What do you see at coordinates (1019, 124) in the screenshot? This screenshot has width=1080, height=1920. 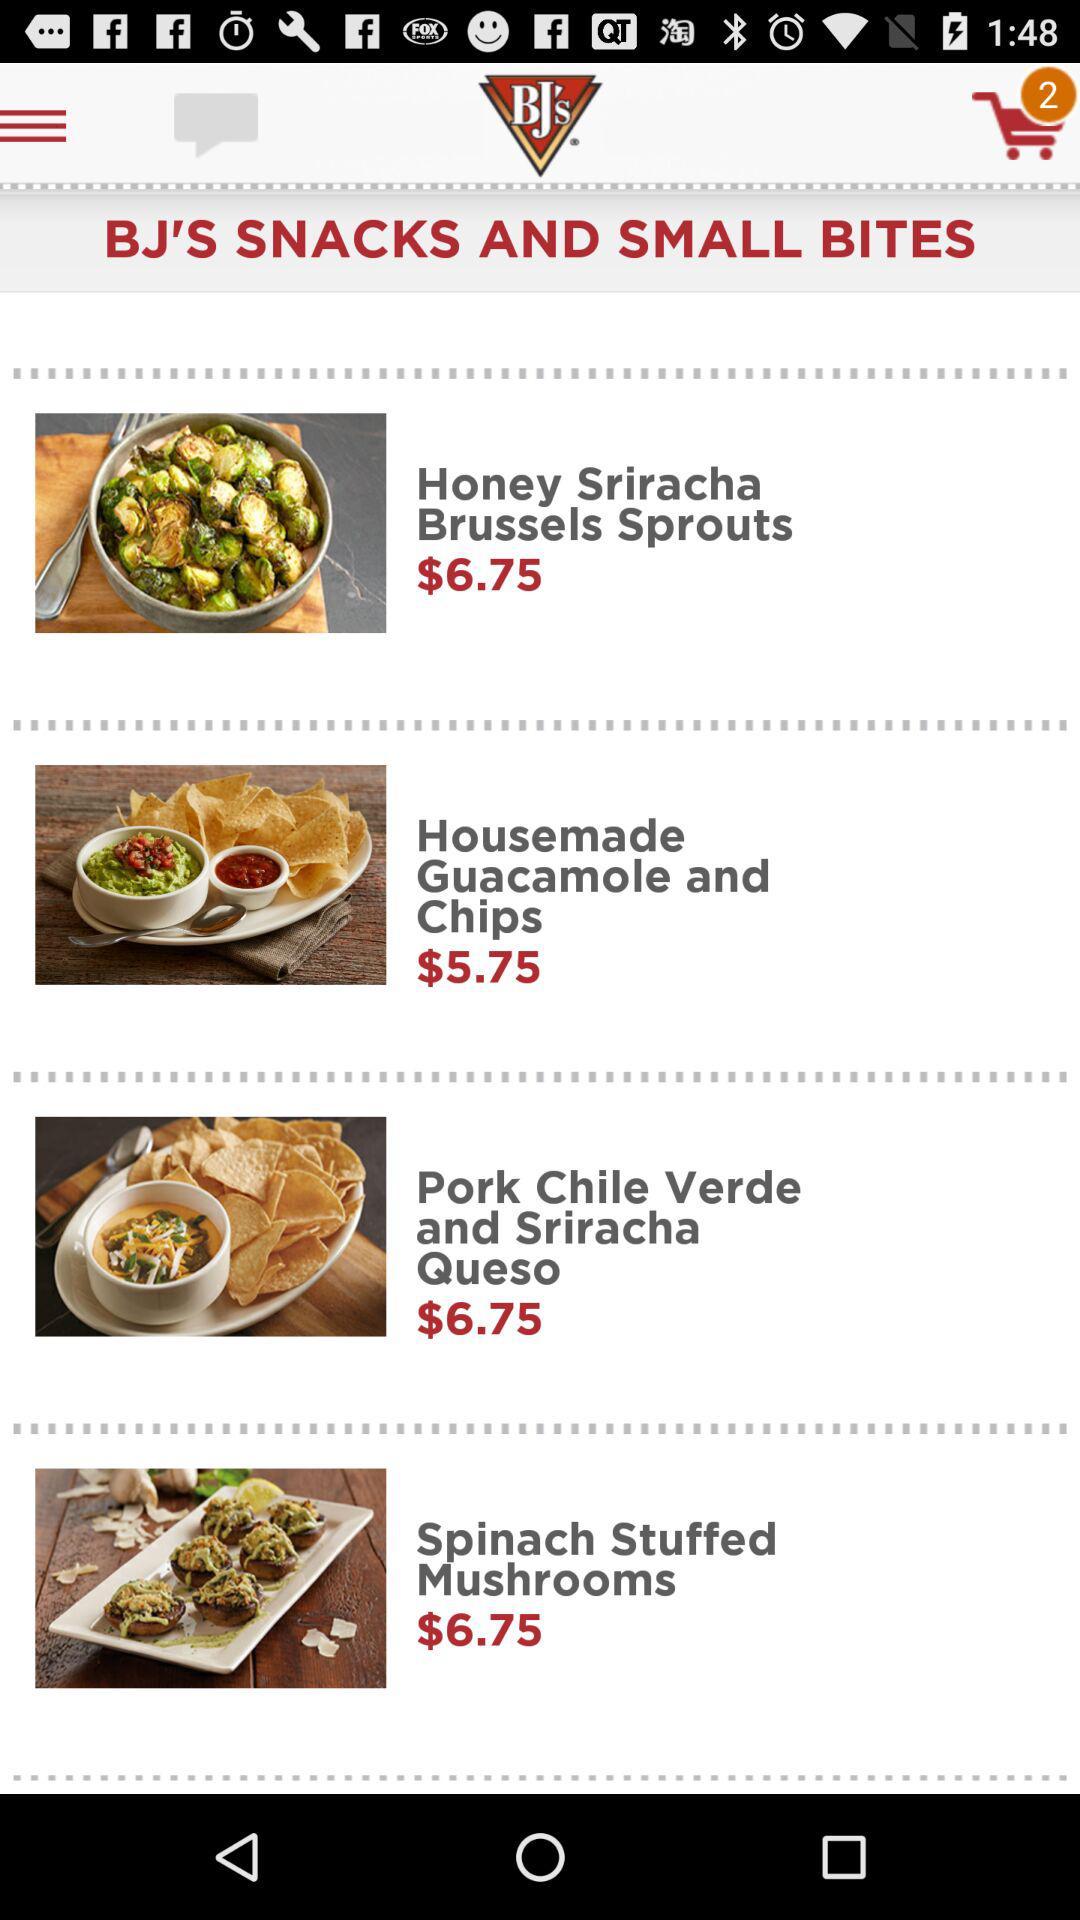 I see `cart` at bounding box center [1019, 124].